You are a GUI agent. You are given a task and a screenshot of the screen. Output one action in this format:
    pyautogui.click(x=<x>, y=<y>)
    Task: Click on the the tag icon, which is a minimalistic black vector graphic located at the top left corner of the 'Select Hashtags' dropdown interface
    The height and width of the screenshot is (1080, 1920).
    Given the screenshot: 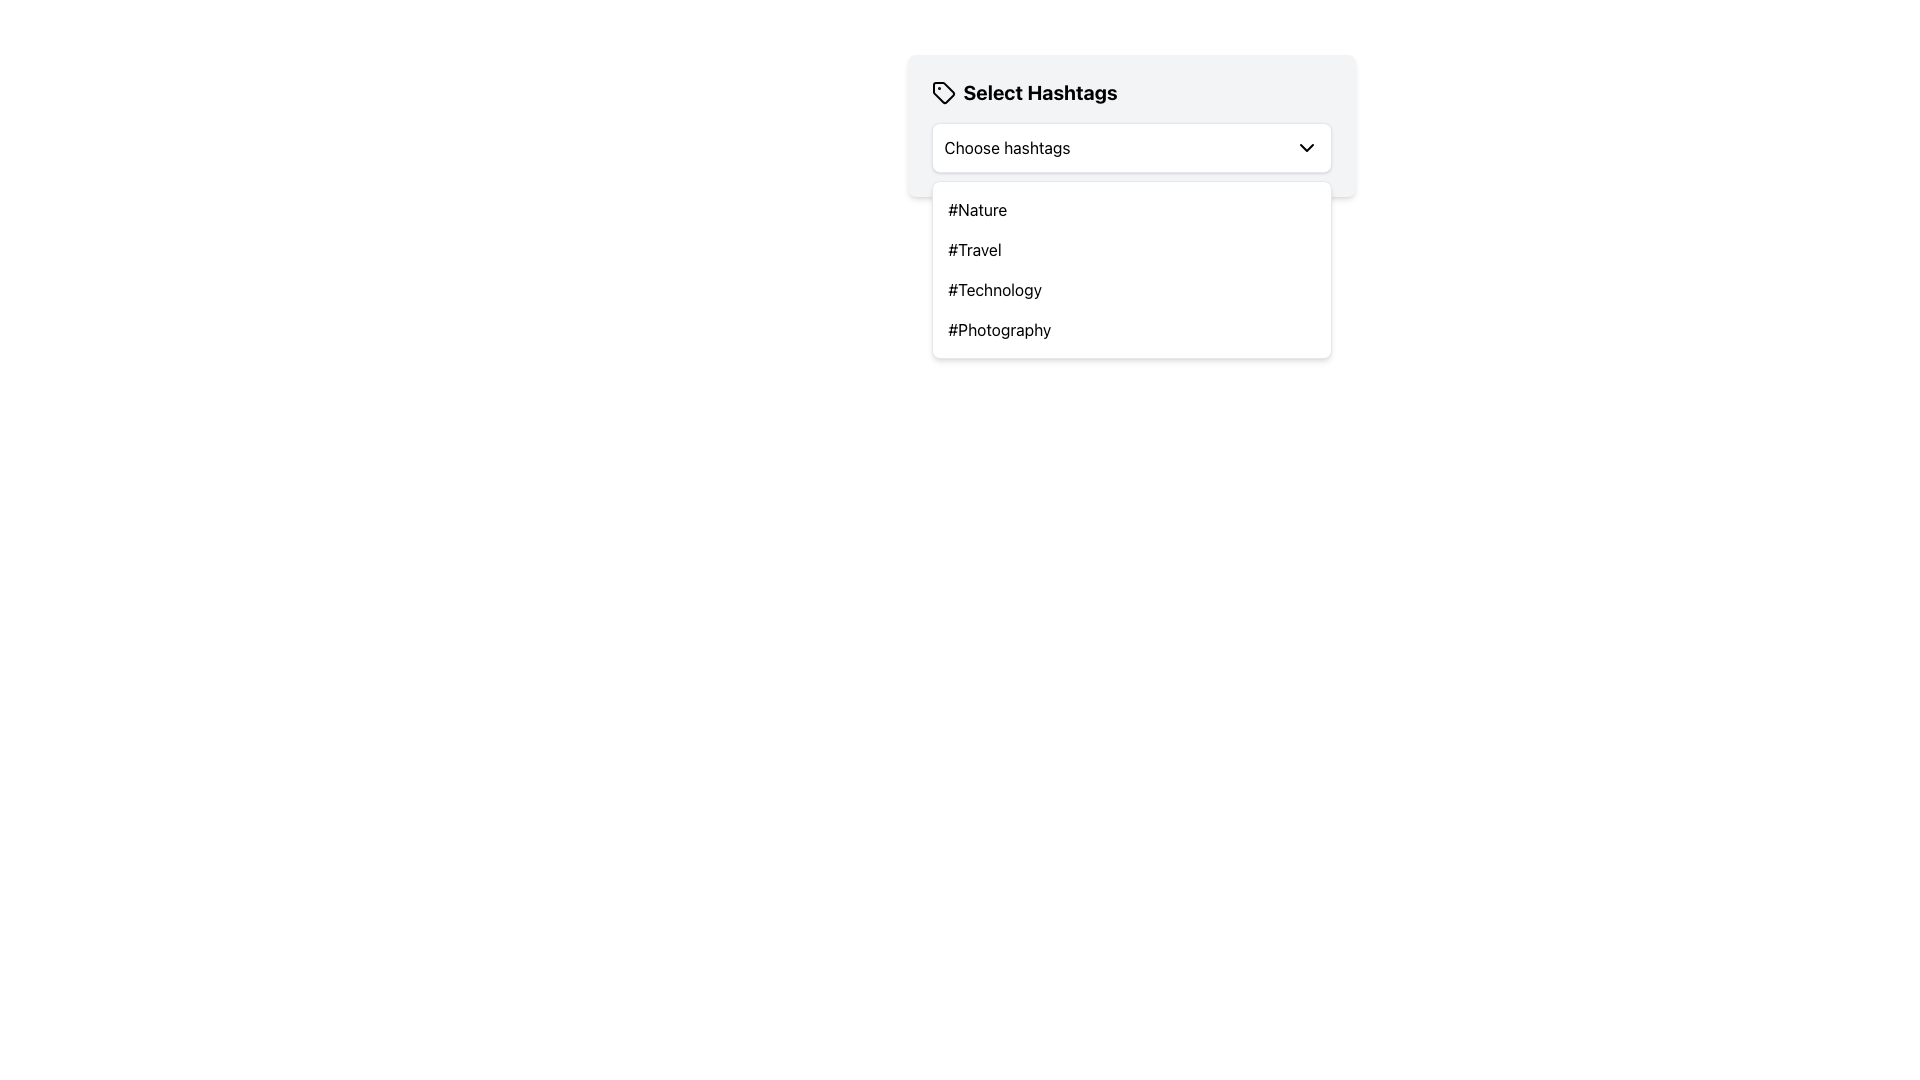 What is the action you would take?
    pyautogui.click(x=942, y=92)
    